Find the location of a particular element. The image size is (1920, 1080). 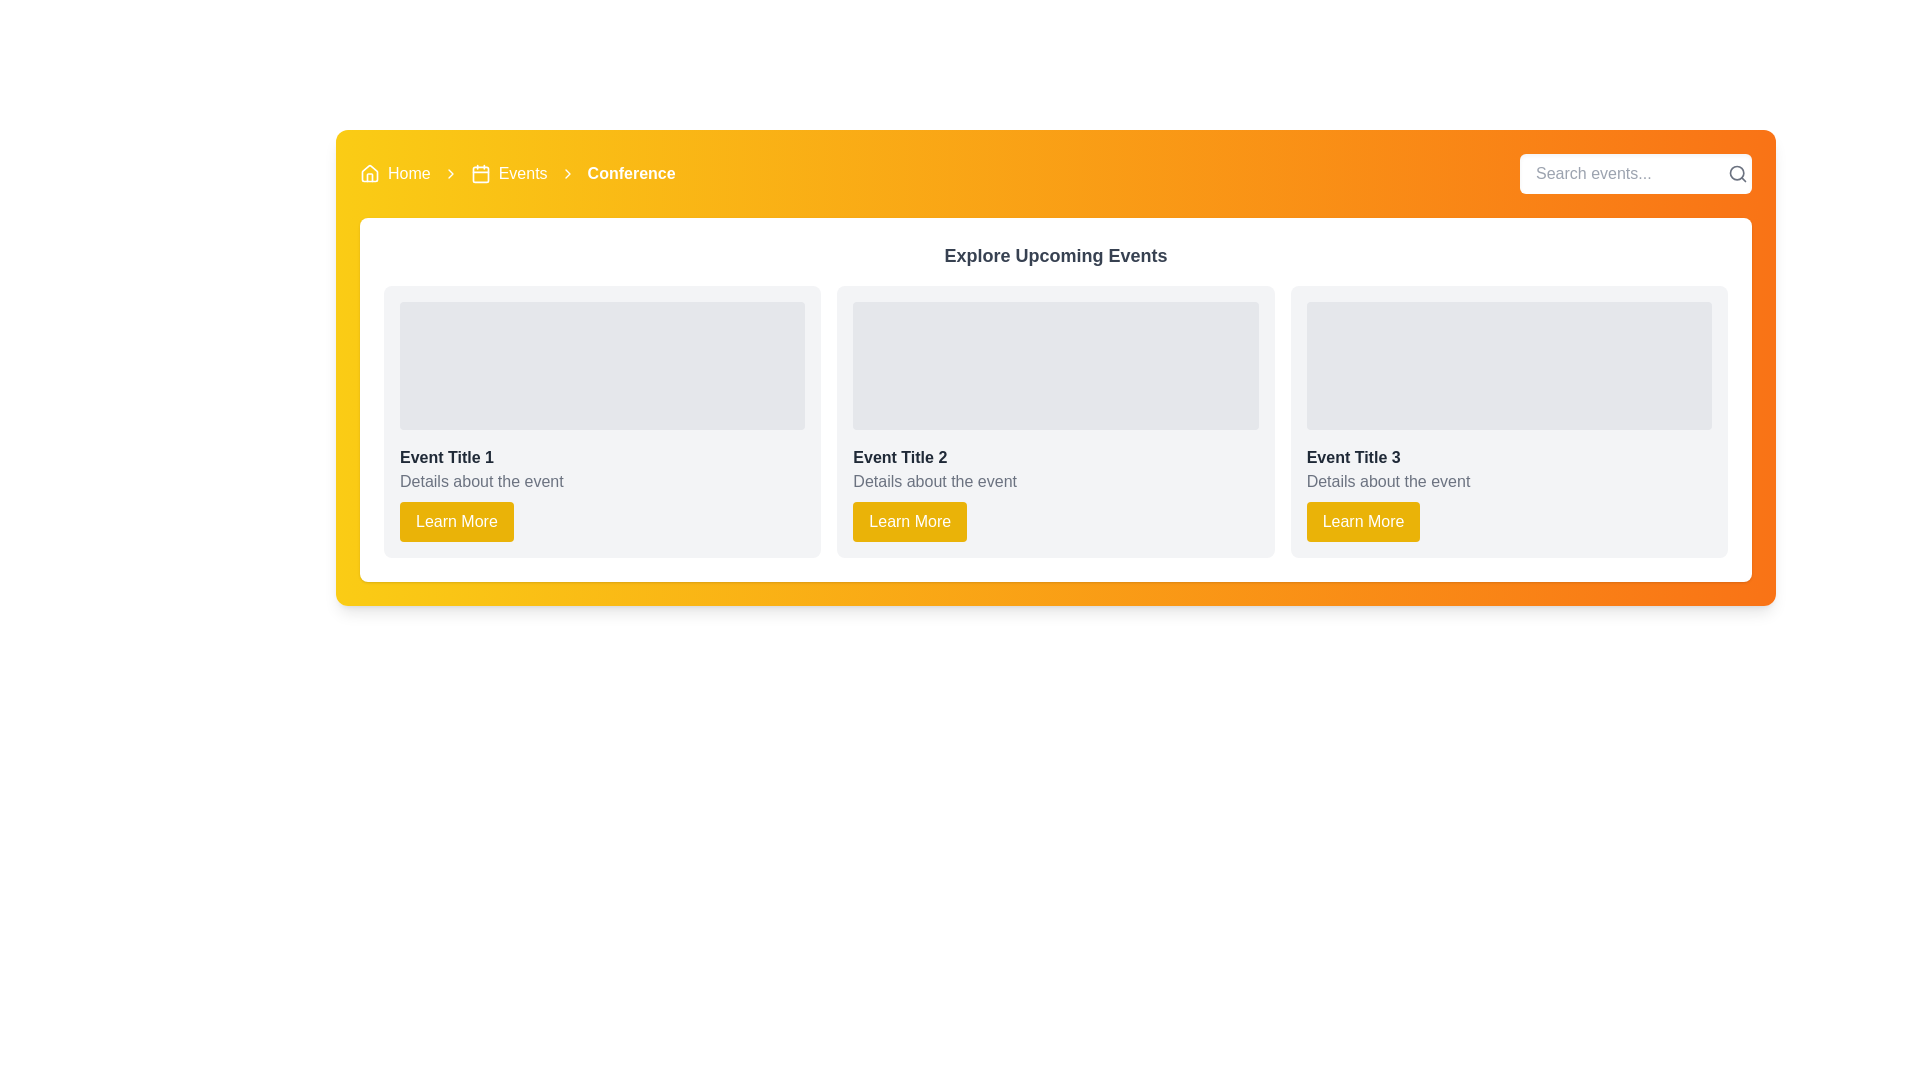

the Placeholder area for media content, which is a rectangular element with a rounded border, styled in light gray, located within the card labeled 'Event Title 2.' is located at coordinates (1055, 366).